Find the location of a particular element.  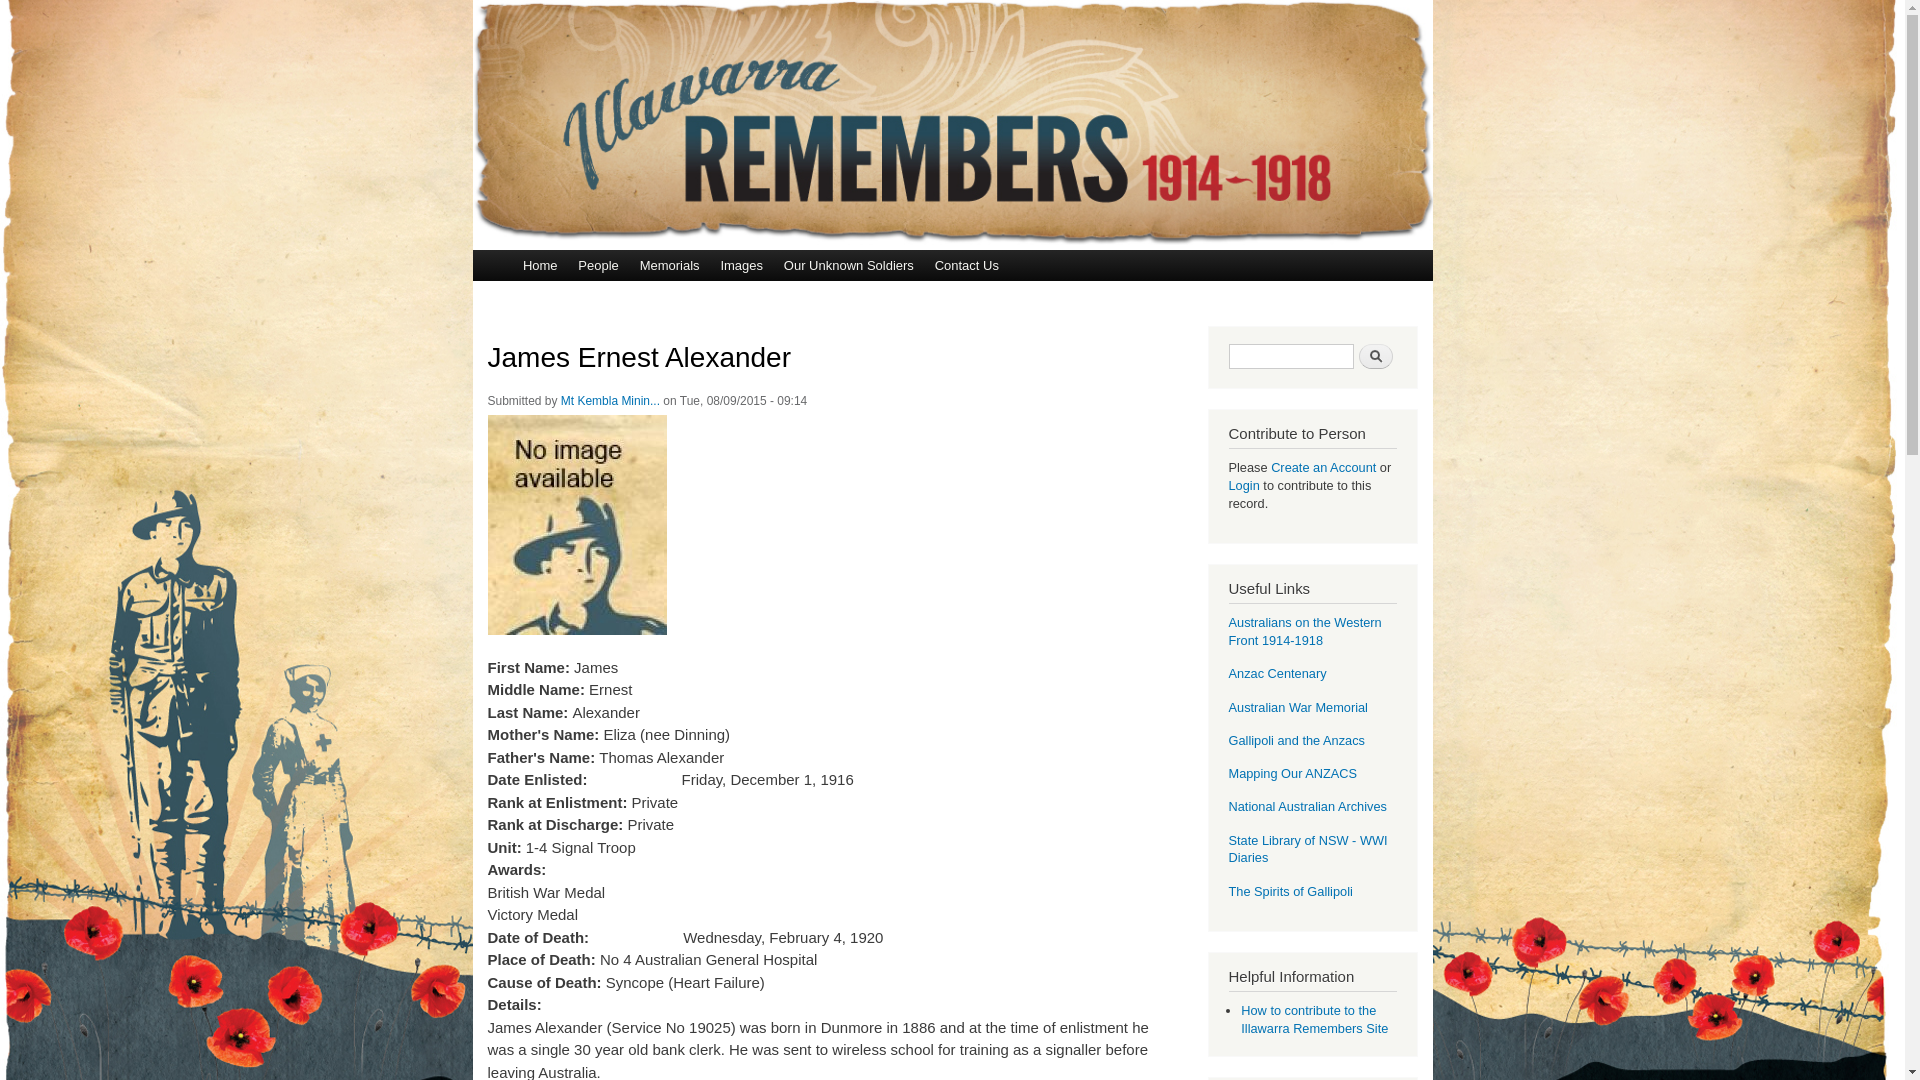

'State Library of NSW - WWI Diaries' is located at coordinates (1307, 849).